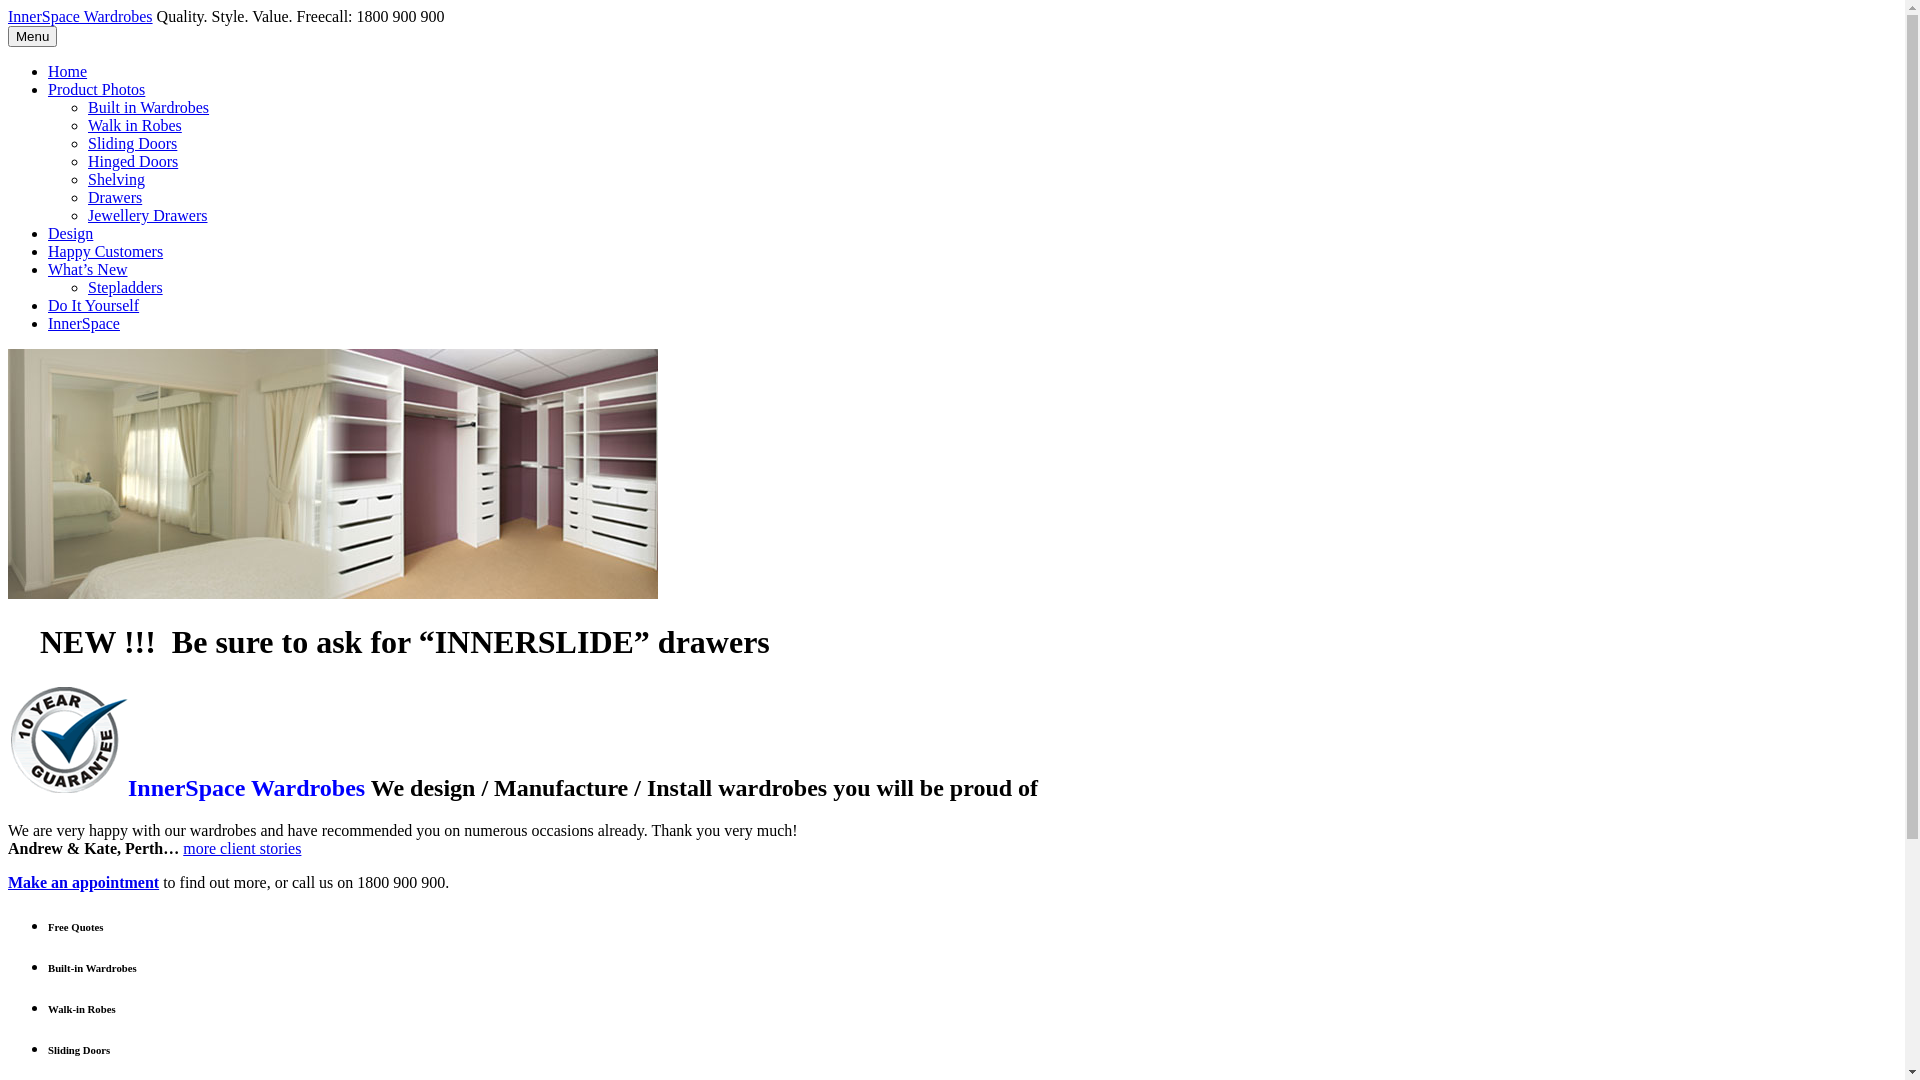 The height and width of the screenshot is (1080, 1920). I want to click on 'Jewellery Drawers', so click(86, 215).